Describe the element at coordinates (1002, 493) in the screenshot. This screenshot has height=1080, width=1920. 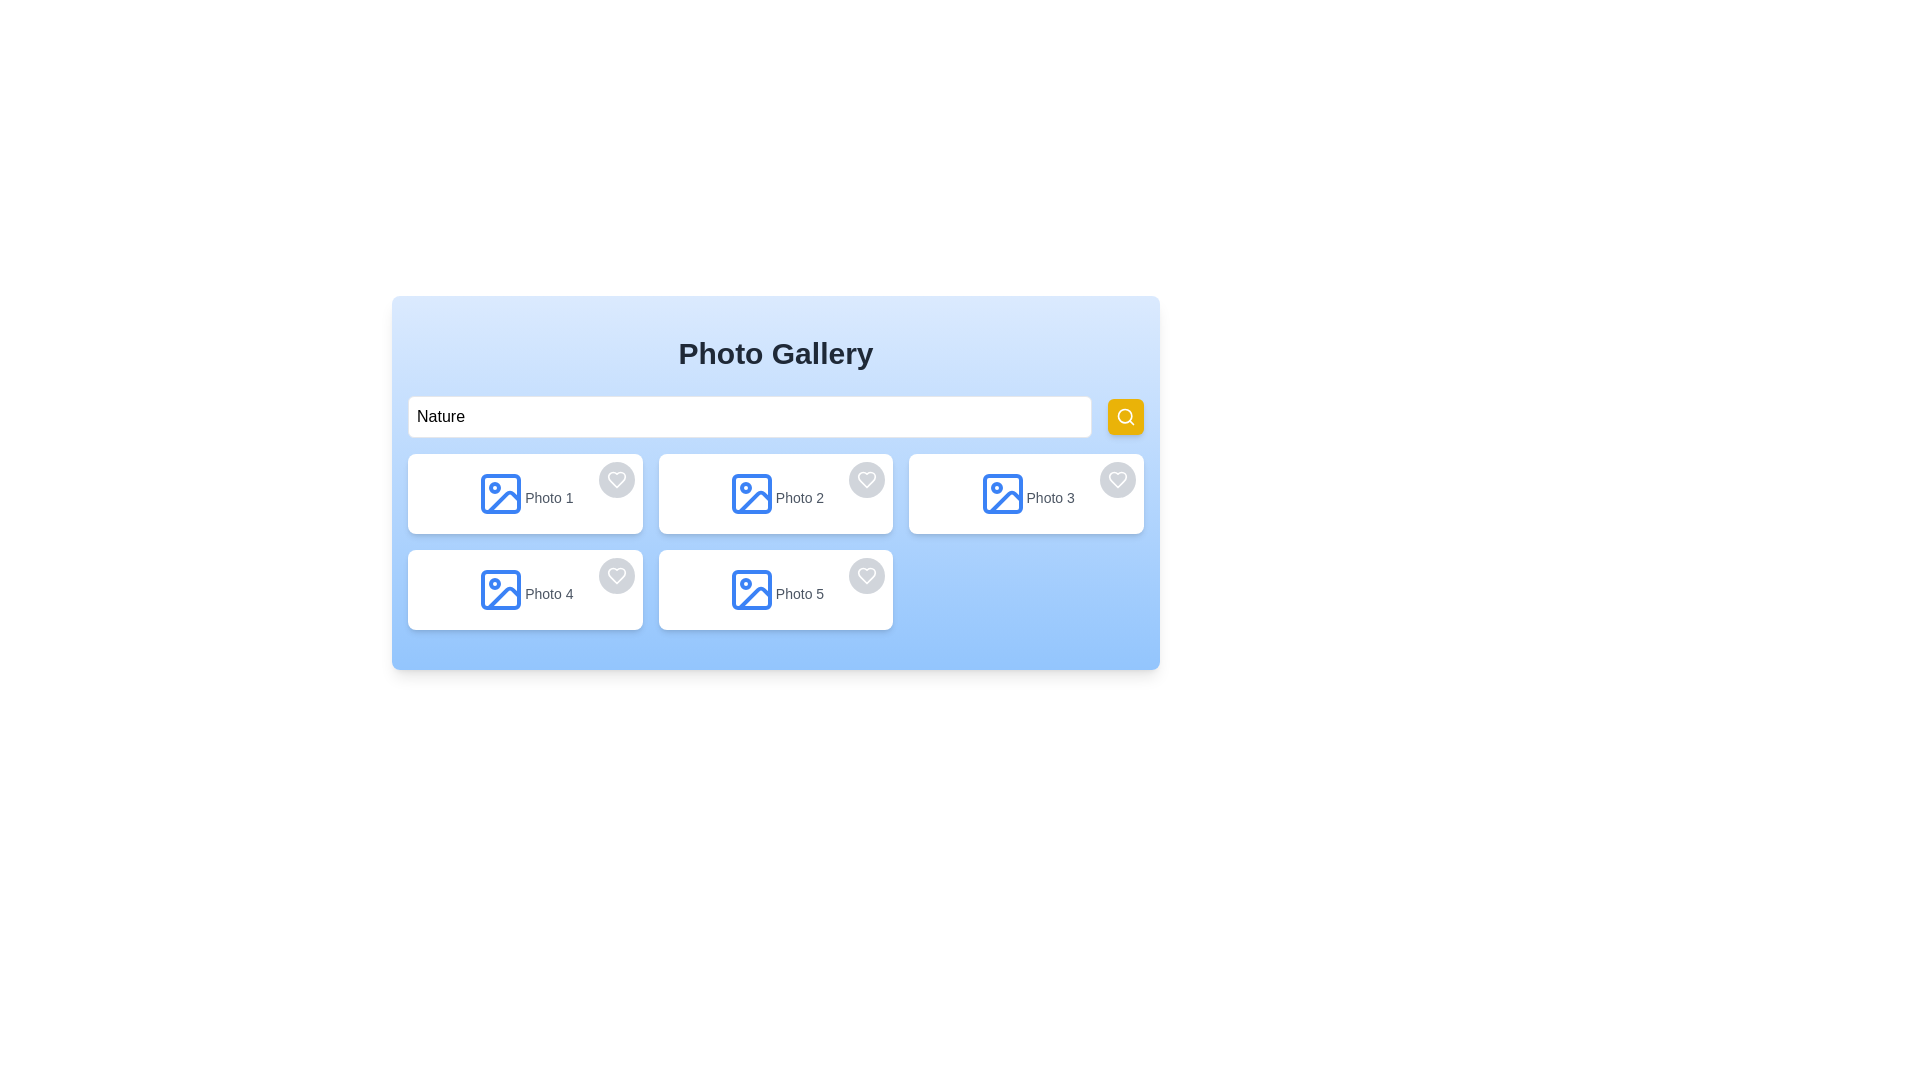
I see `the icon representing the 'Photo 3' tile in the photo gallery grid layout, located in the second row, third column` at that location.